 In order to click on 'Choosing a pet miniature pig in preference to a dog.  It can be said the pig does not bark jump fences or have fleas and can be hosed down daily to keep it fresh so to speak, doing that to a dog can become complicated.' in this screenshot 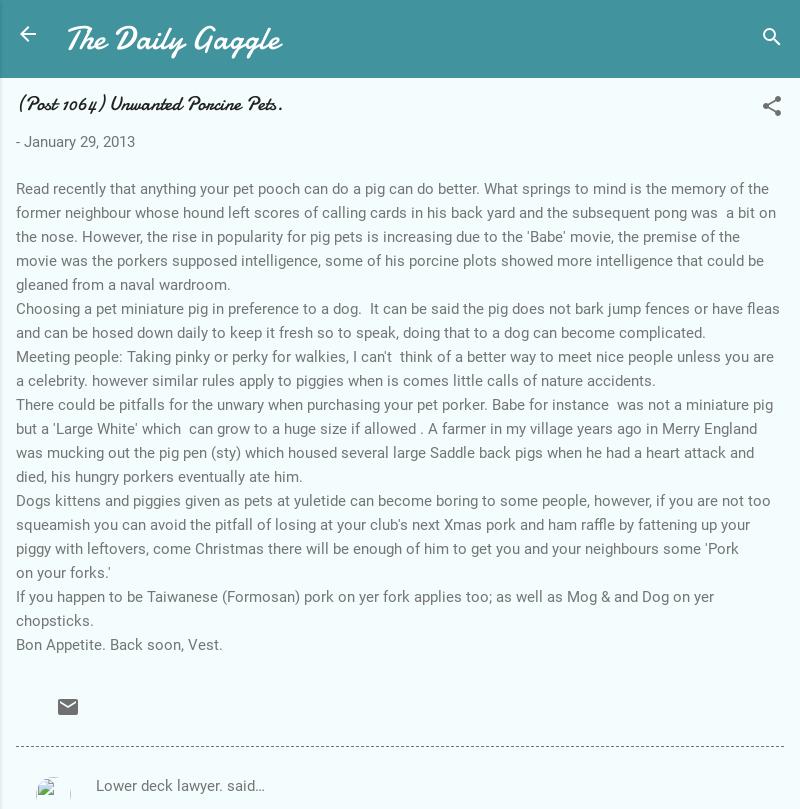, I will do `click(397, 320)`.